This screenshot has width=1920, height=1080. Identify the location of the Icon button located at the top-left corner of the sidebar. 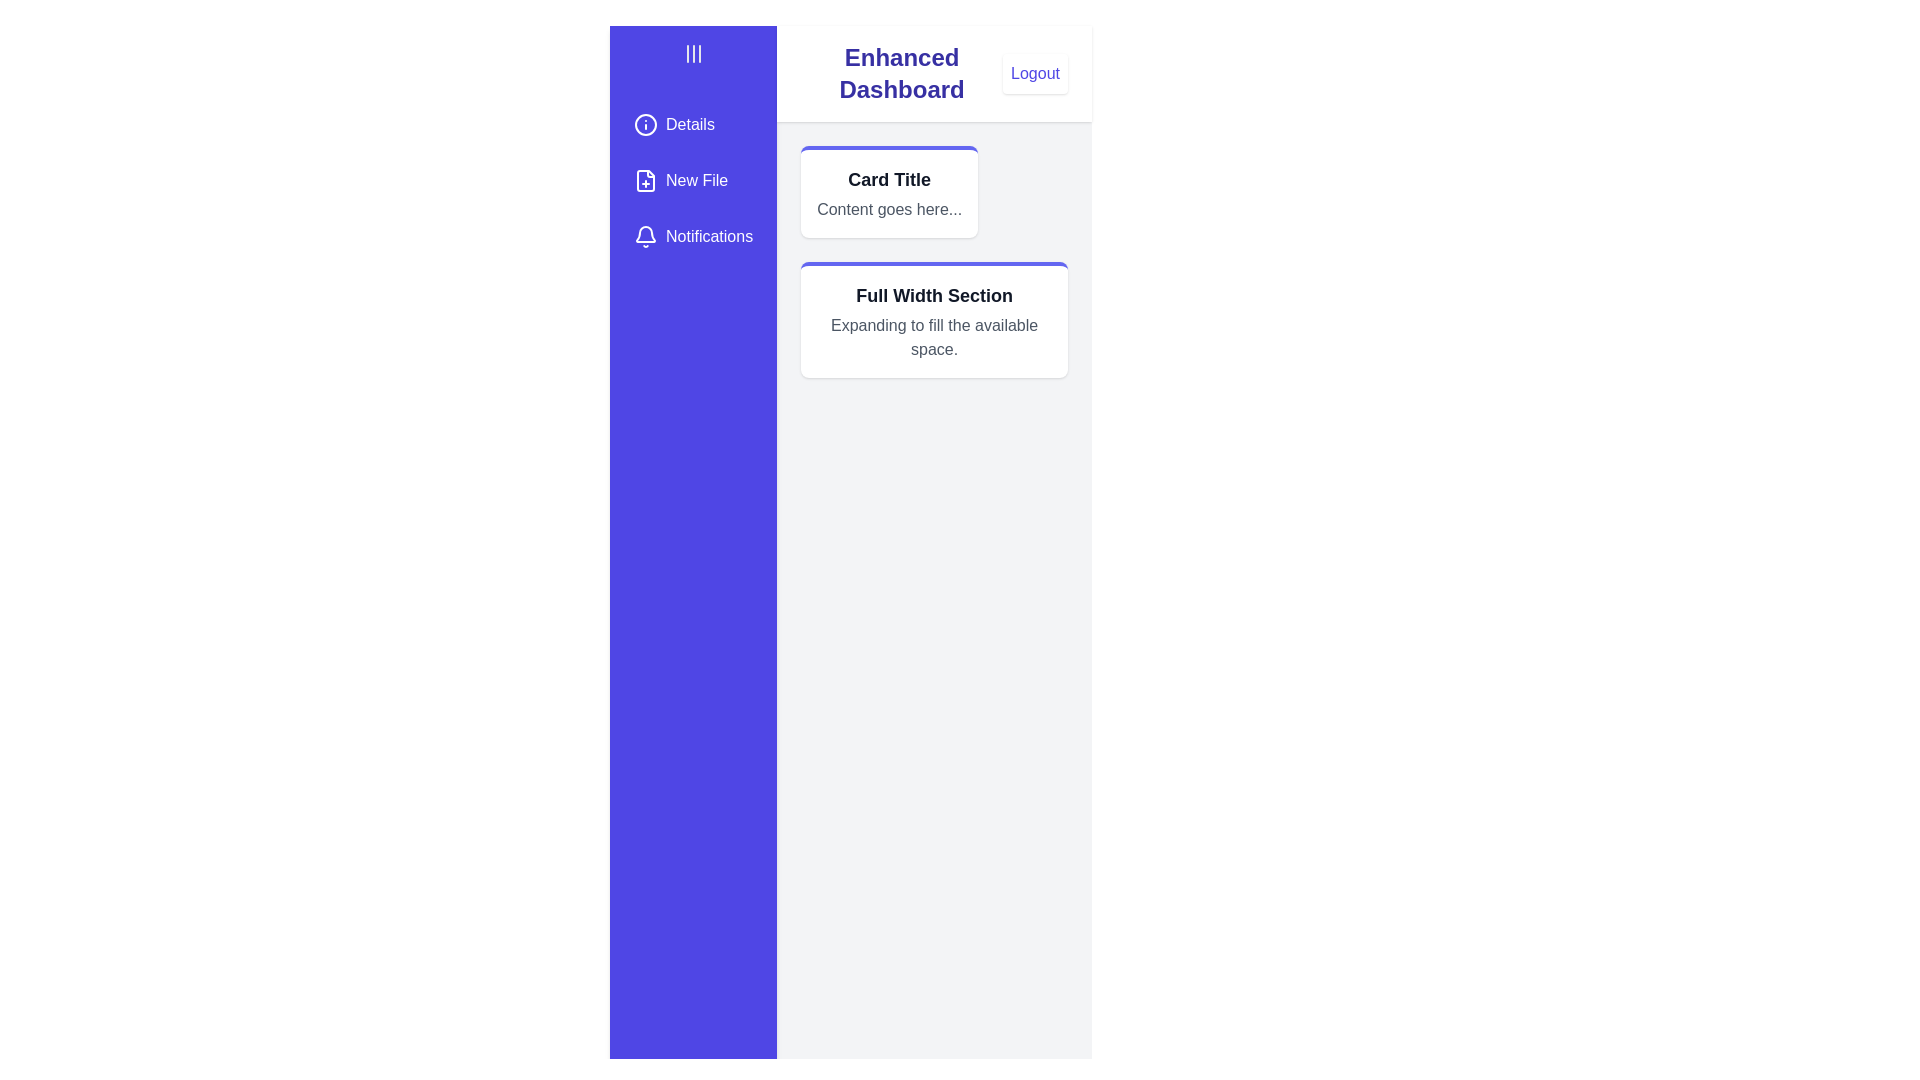
(693, 53).